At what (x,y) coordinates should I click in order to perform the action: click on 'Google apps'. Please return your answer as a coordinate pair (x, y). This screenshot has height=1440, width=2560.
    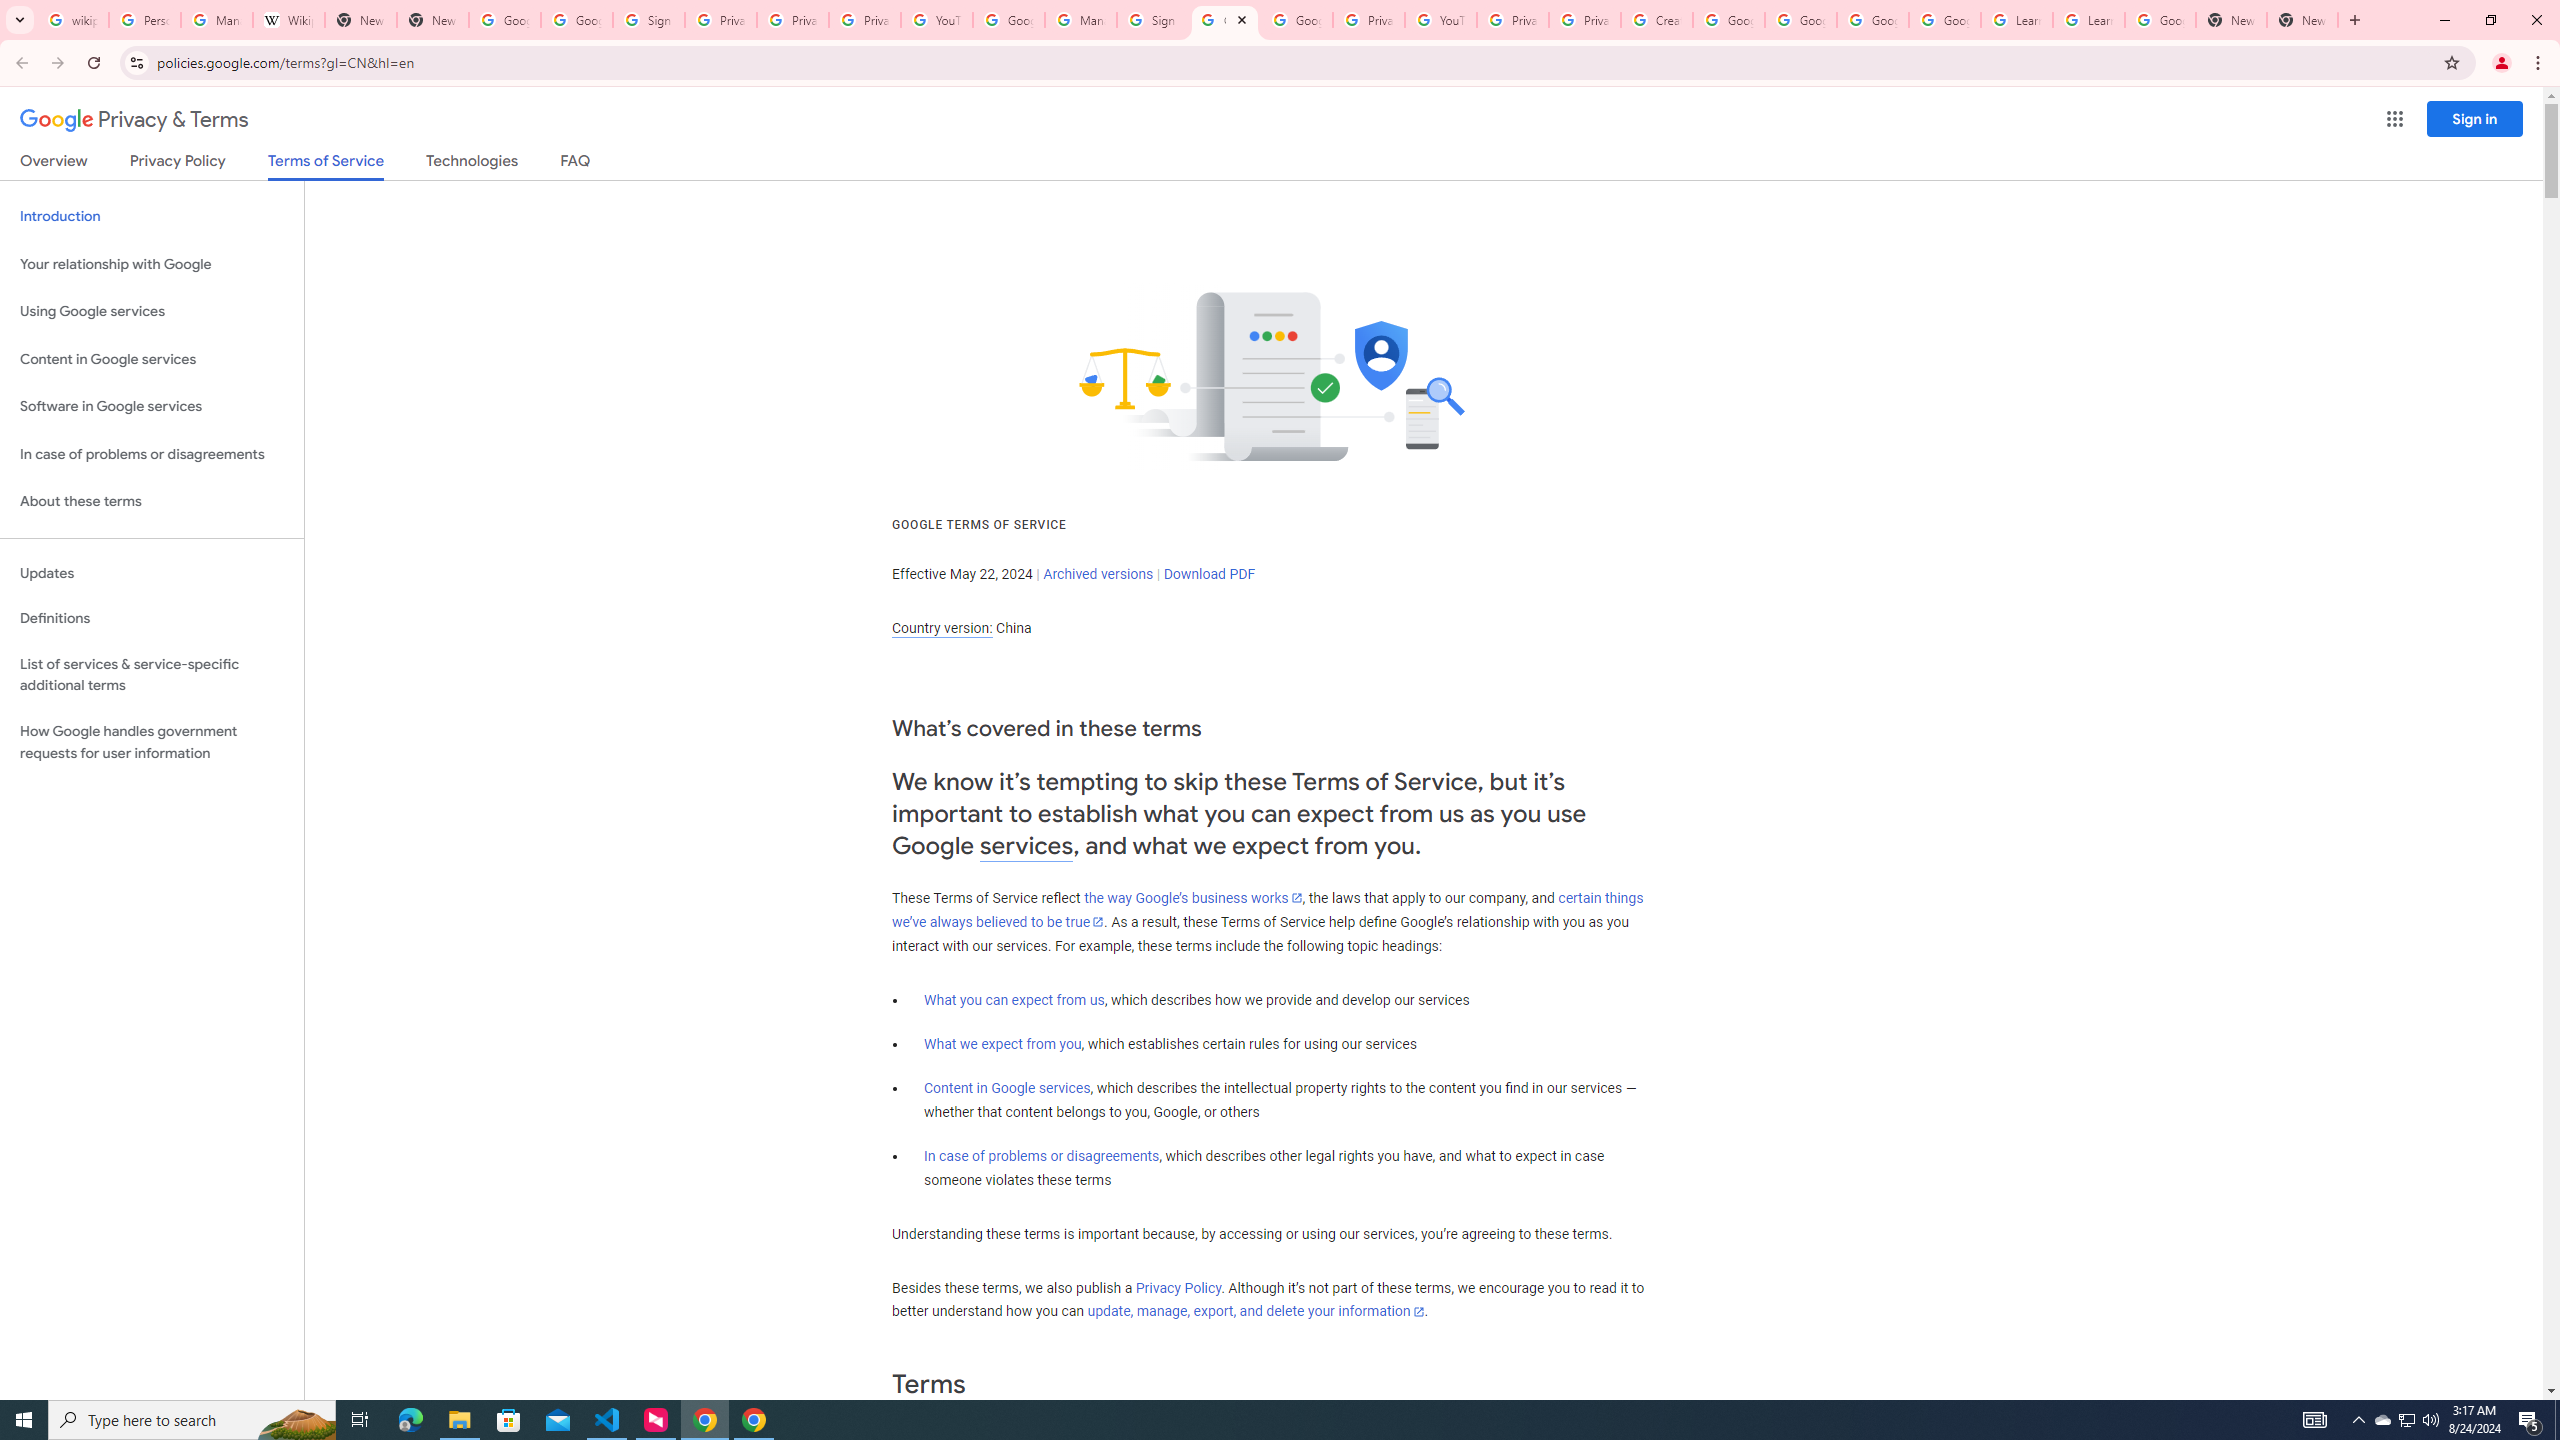
    Looking at the image, I should click on (2393, 118).